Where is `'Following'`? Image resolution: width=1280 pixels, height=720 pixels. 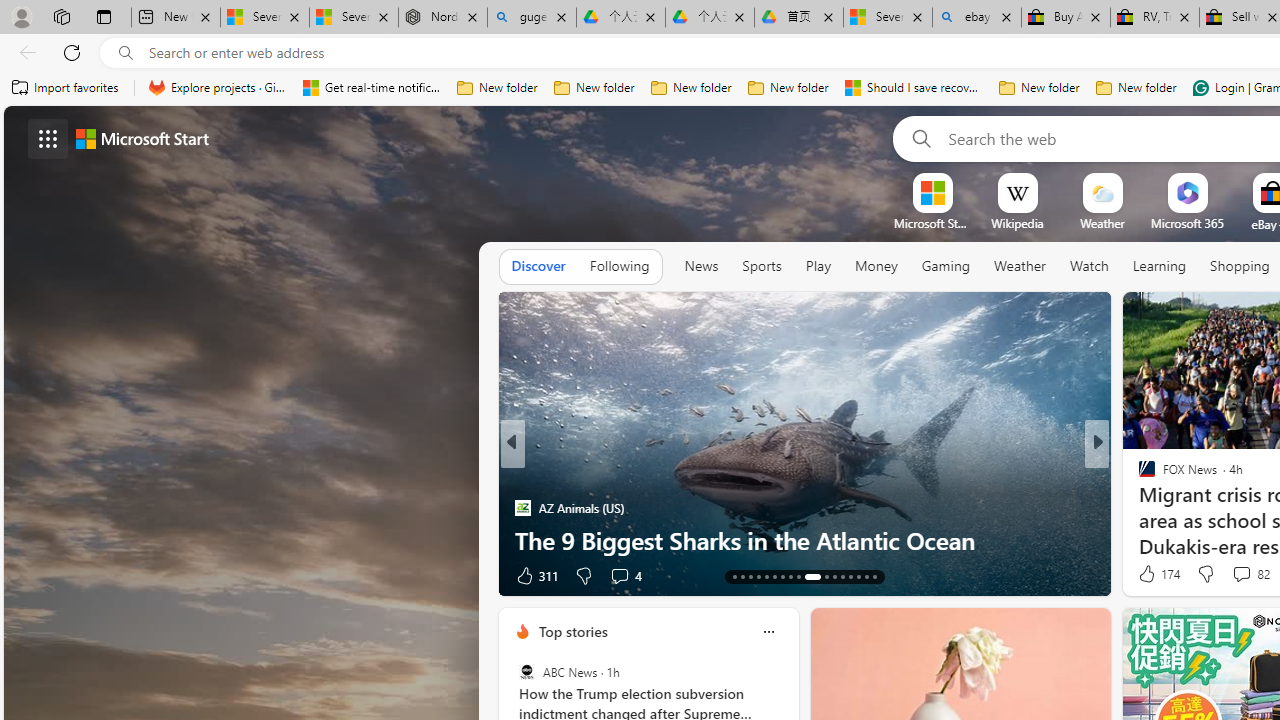
'Following' is located at coordinates (618, 265).